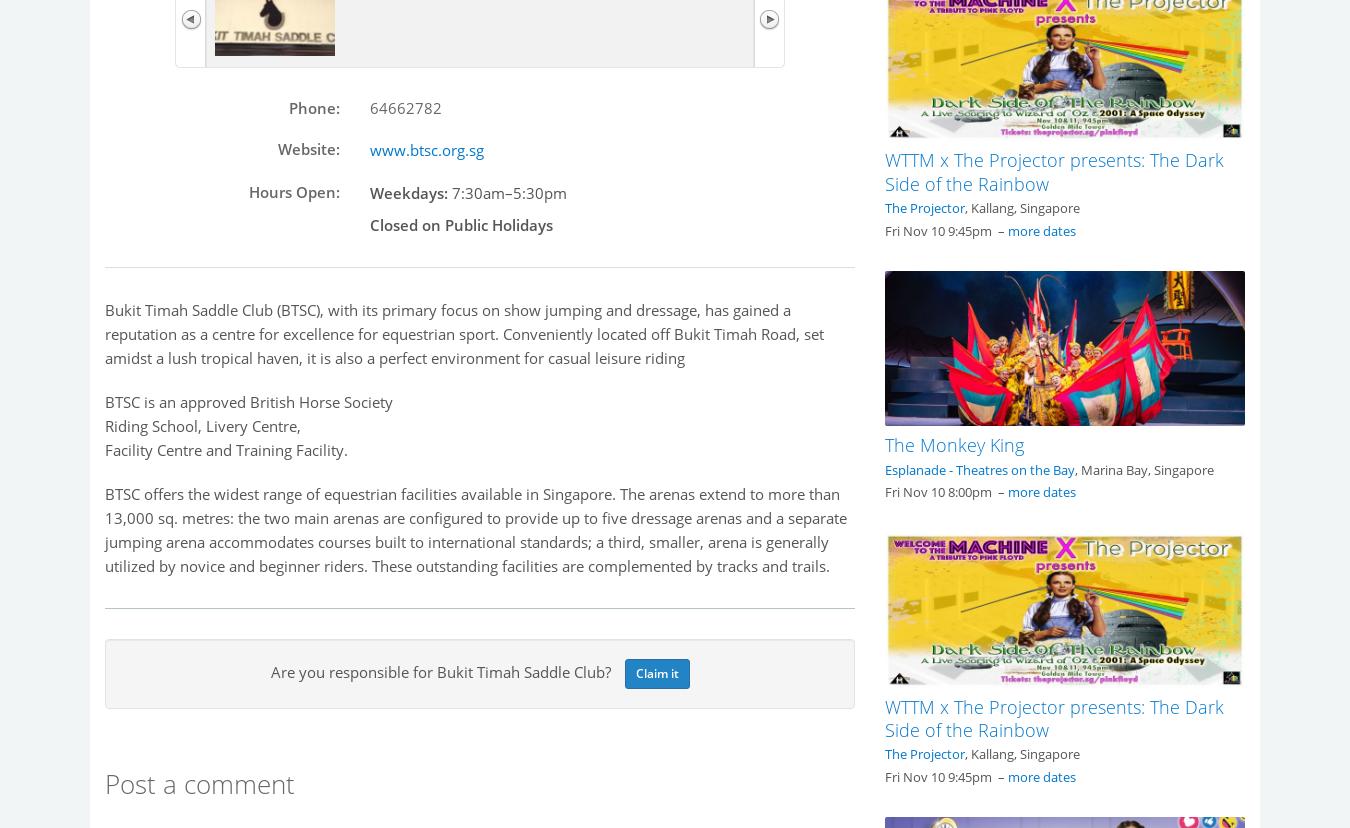 The height and width of the screenshot is (828, 1350). Describe the element at coordinates (441, 670) in the screenshot. I see `'Are you responsible for Bukit Timah Saddle Club?'` at that location.